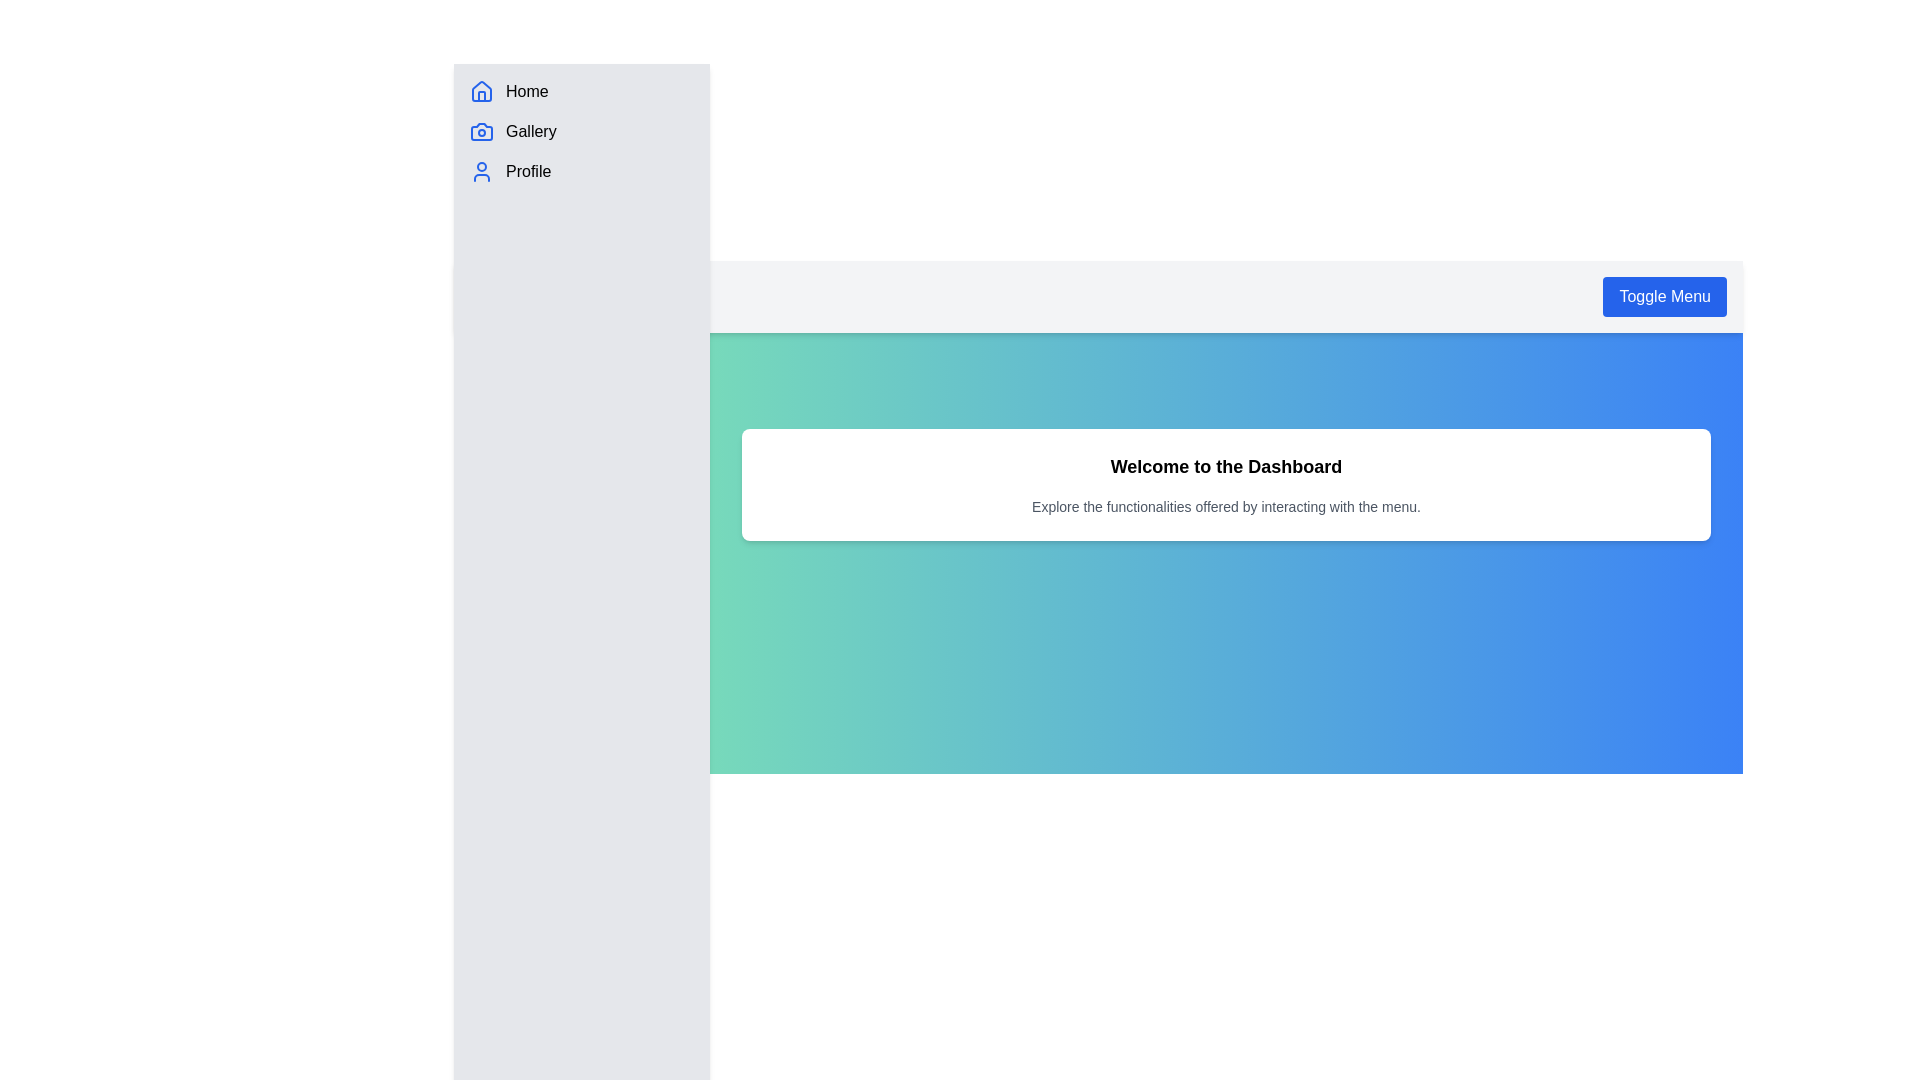 The image size is (1920, 1080). Describe the element at coordinates (528, 171) in the screenshot. I see `the 'Profile' text label in the vertical menu, which is located below the 'Gallery' item and next to a user icon` at that location.